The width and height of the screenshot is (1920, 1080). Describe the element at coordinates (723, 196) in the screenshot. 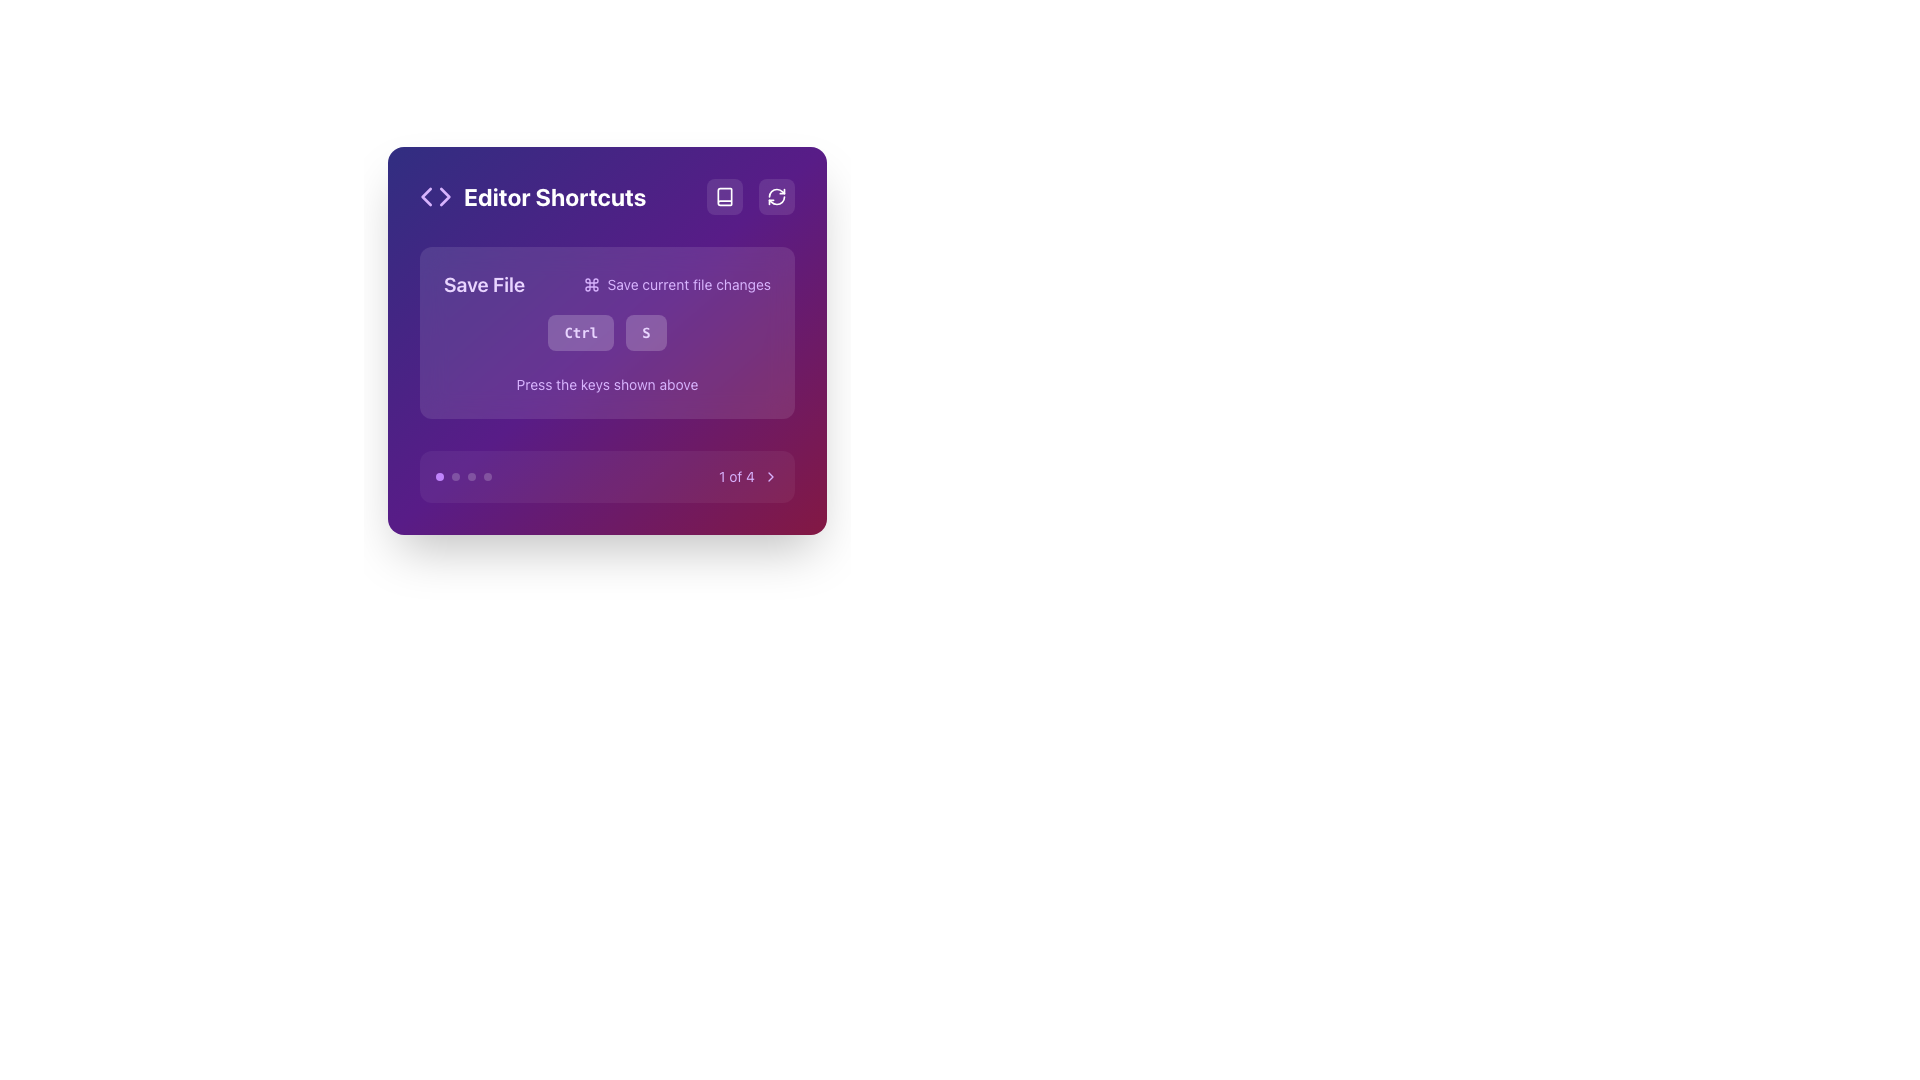

I see `the icon representing 'book' or 'documentation' functionality, located near the top-right corner of the interface next to an icon resembling a circular arrow and aligned with the 'Editor Shortcuts' header` at that location.